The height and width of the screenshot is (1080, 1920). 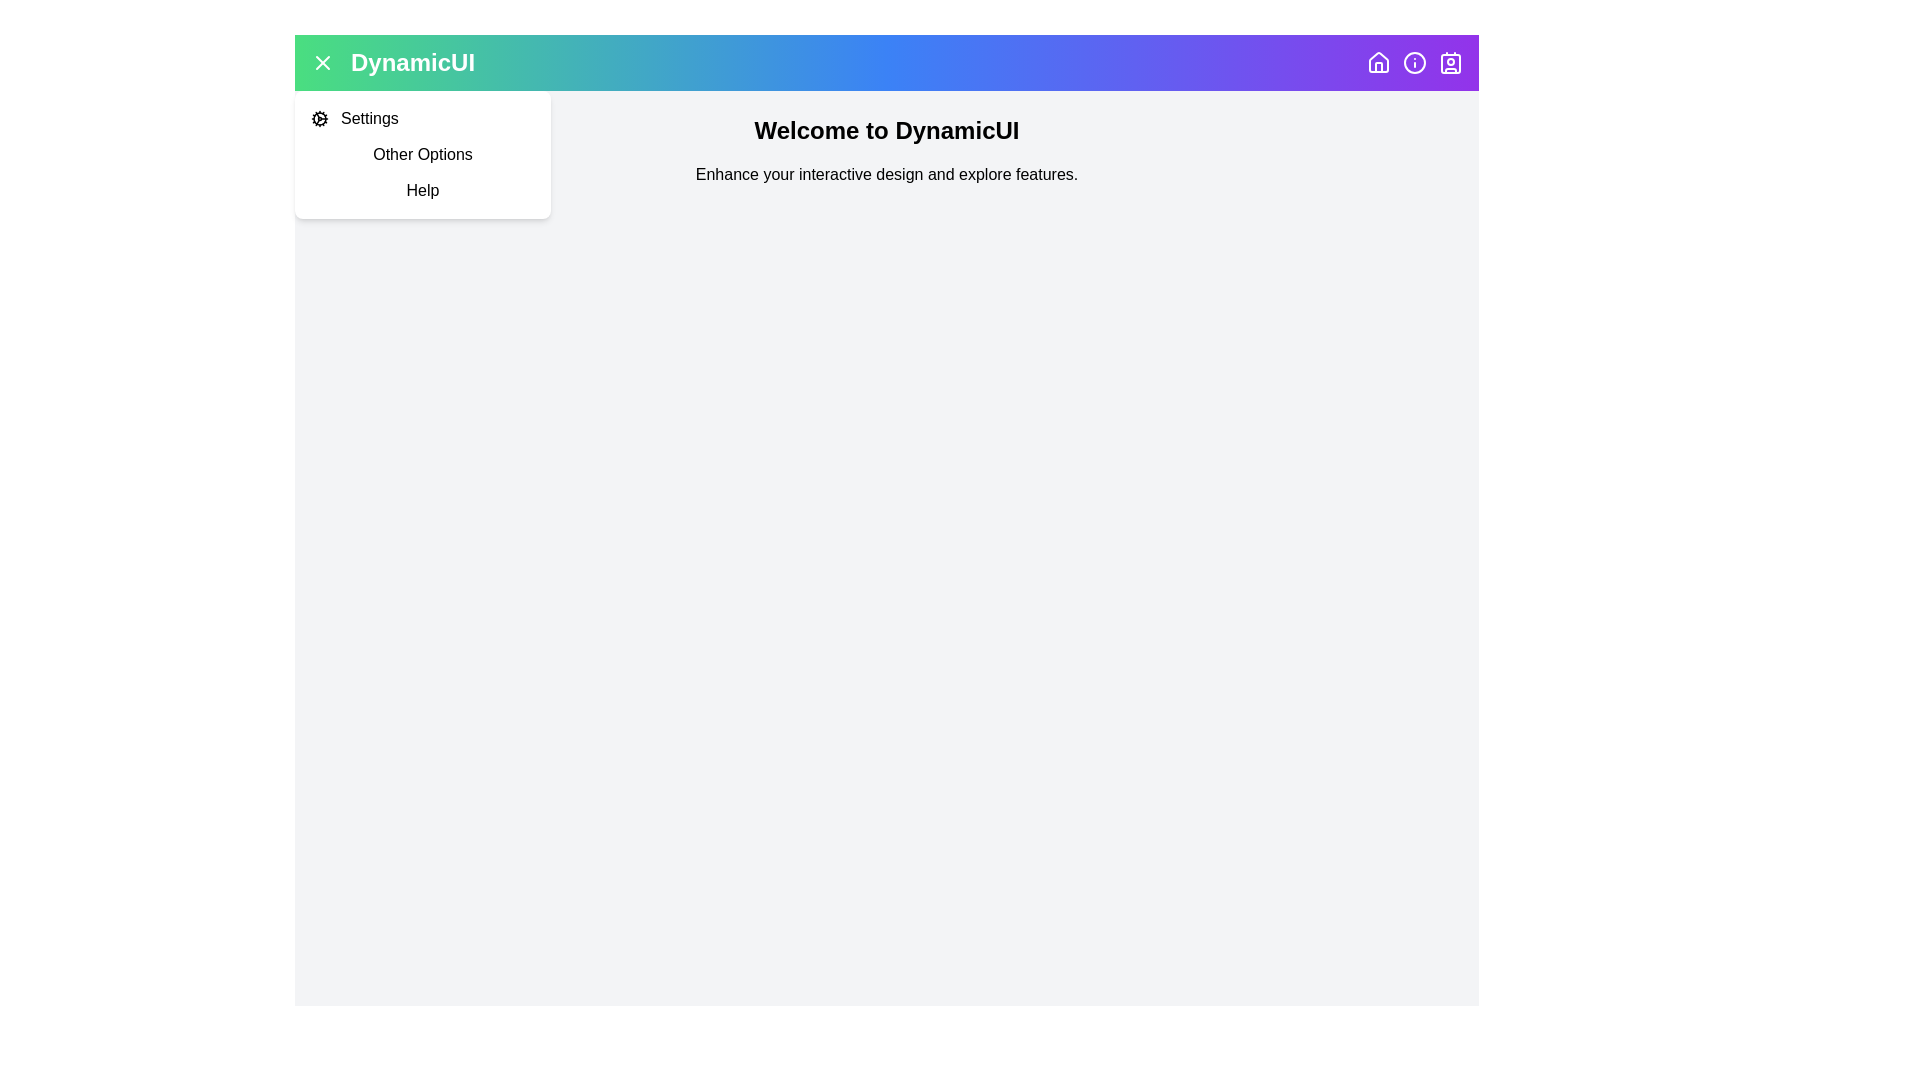 What do you see at coordinates (411, 61) in the screenshot?
I see `the 'DynamicUI' text label displayed in bold, white font on the colorful gradient banner near the top of the interface` at bounding box center [411, 61].